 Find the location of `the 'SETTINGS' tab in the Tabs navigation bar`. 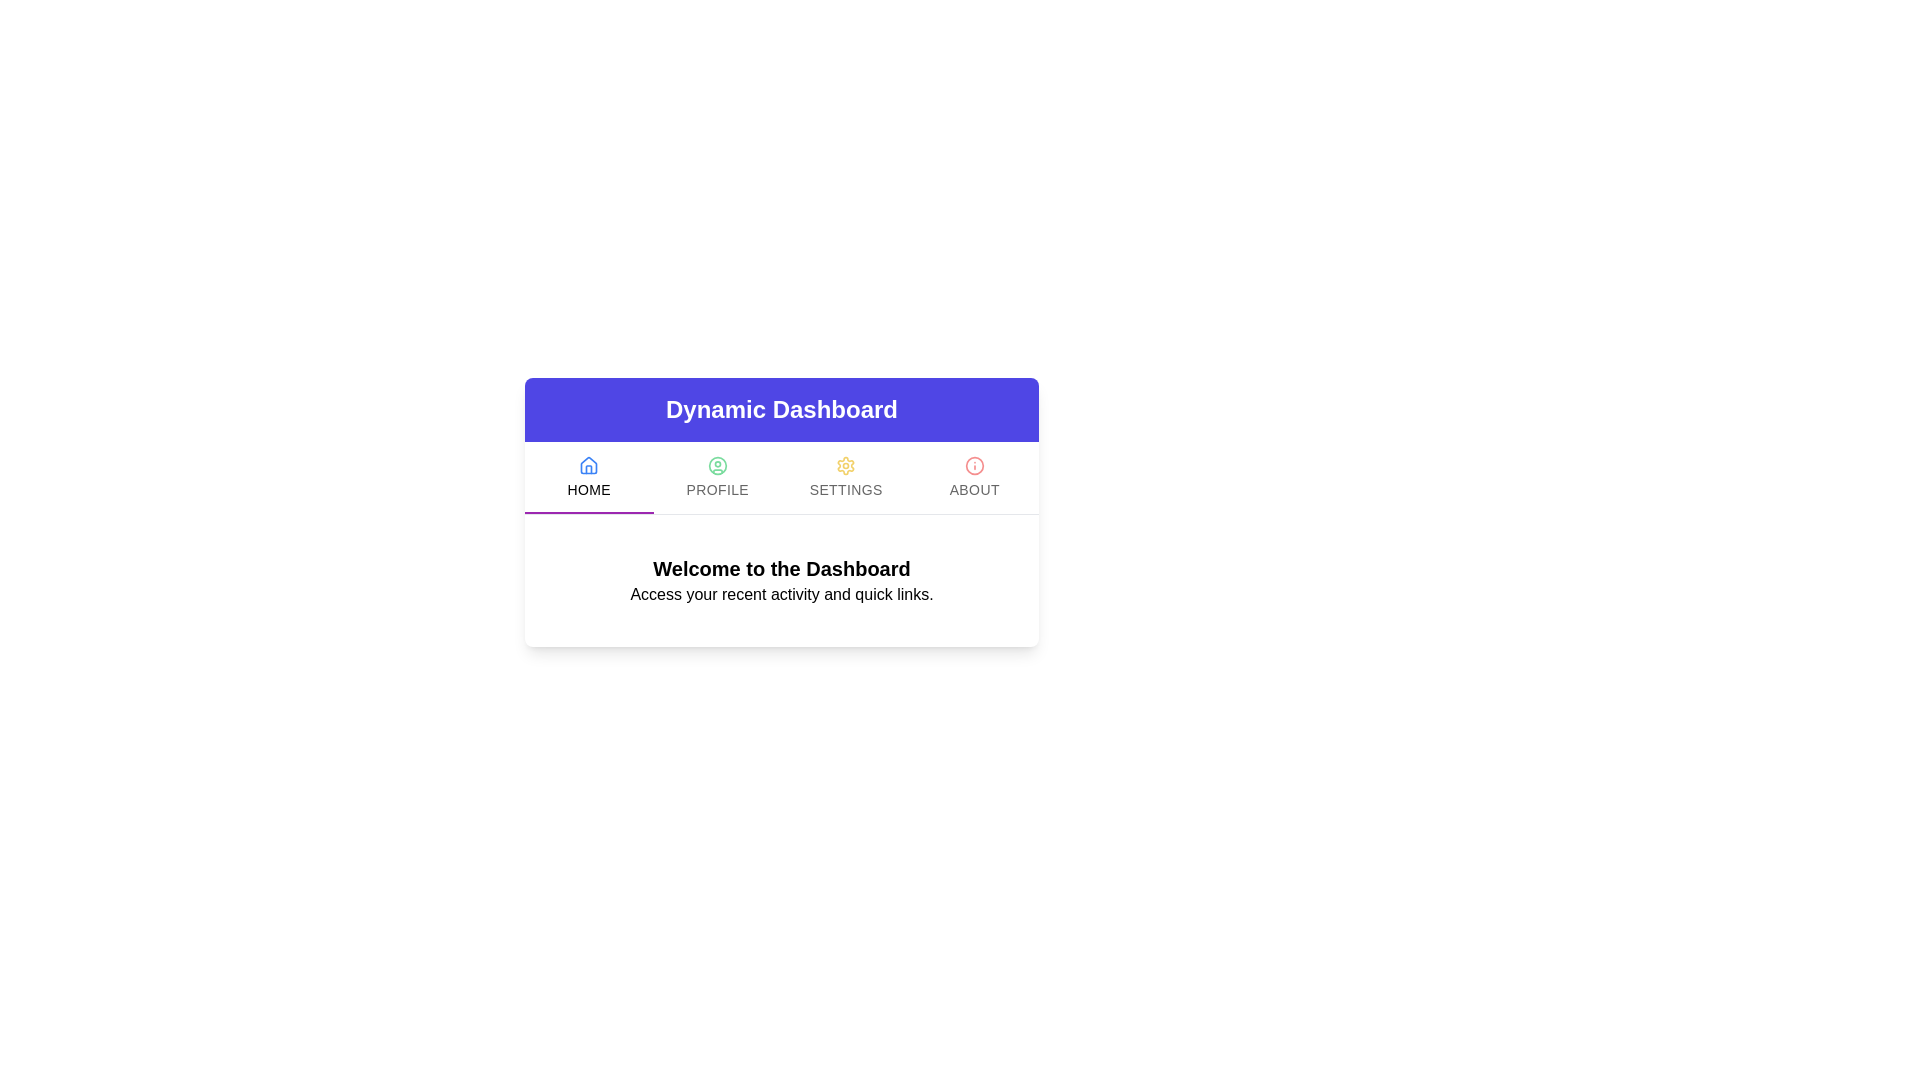

the 'SETTINGS' tab in the Tabs navigation bar is located at coordinates (781, 478).